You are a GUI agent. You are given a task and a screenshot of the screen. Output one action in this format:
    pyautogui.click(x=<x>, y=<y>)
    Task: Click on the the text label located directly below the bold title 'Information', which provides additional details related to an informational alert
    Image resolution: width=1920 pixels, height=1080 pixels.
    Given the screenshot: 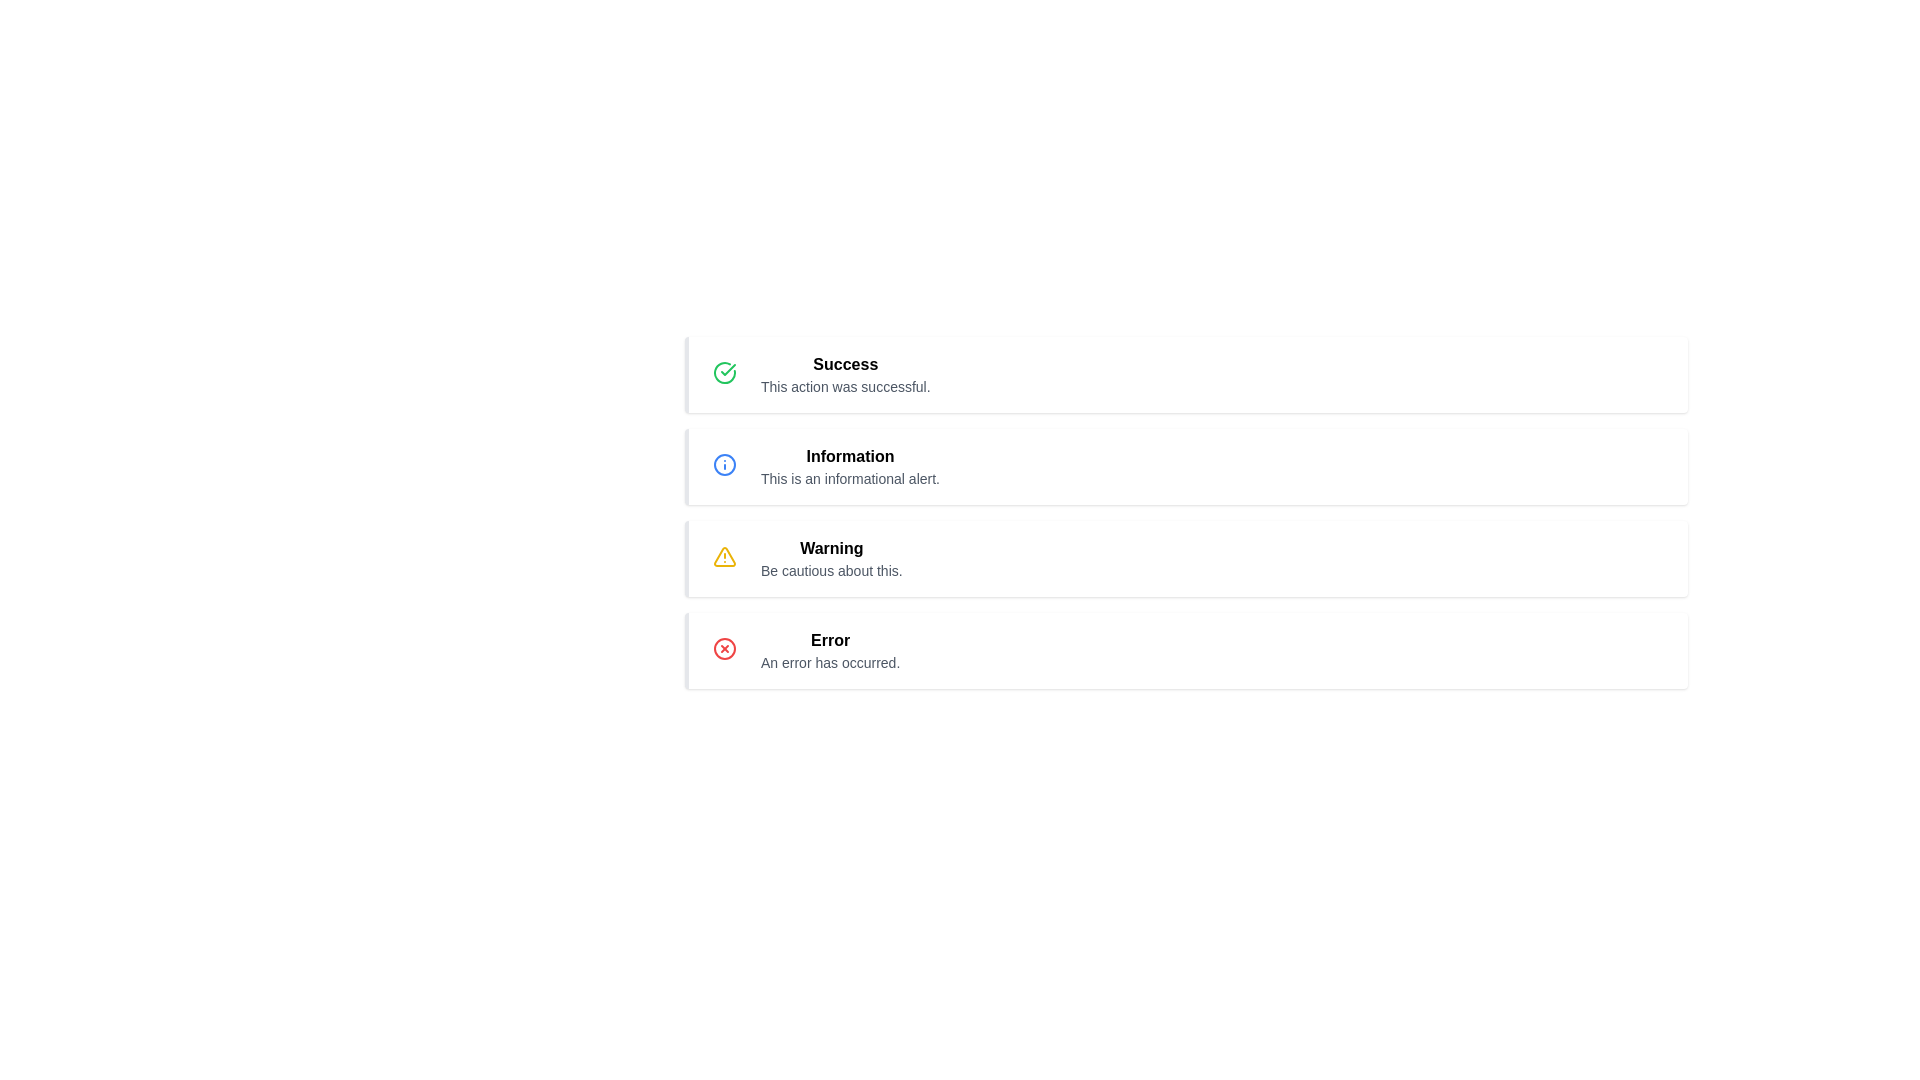 What is the action you would take?
    pyautogui.click(x=850, y=478)
    